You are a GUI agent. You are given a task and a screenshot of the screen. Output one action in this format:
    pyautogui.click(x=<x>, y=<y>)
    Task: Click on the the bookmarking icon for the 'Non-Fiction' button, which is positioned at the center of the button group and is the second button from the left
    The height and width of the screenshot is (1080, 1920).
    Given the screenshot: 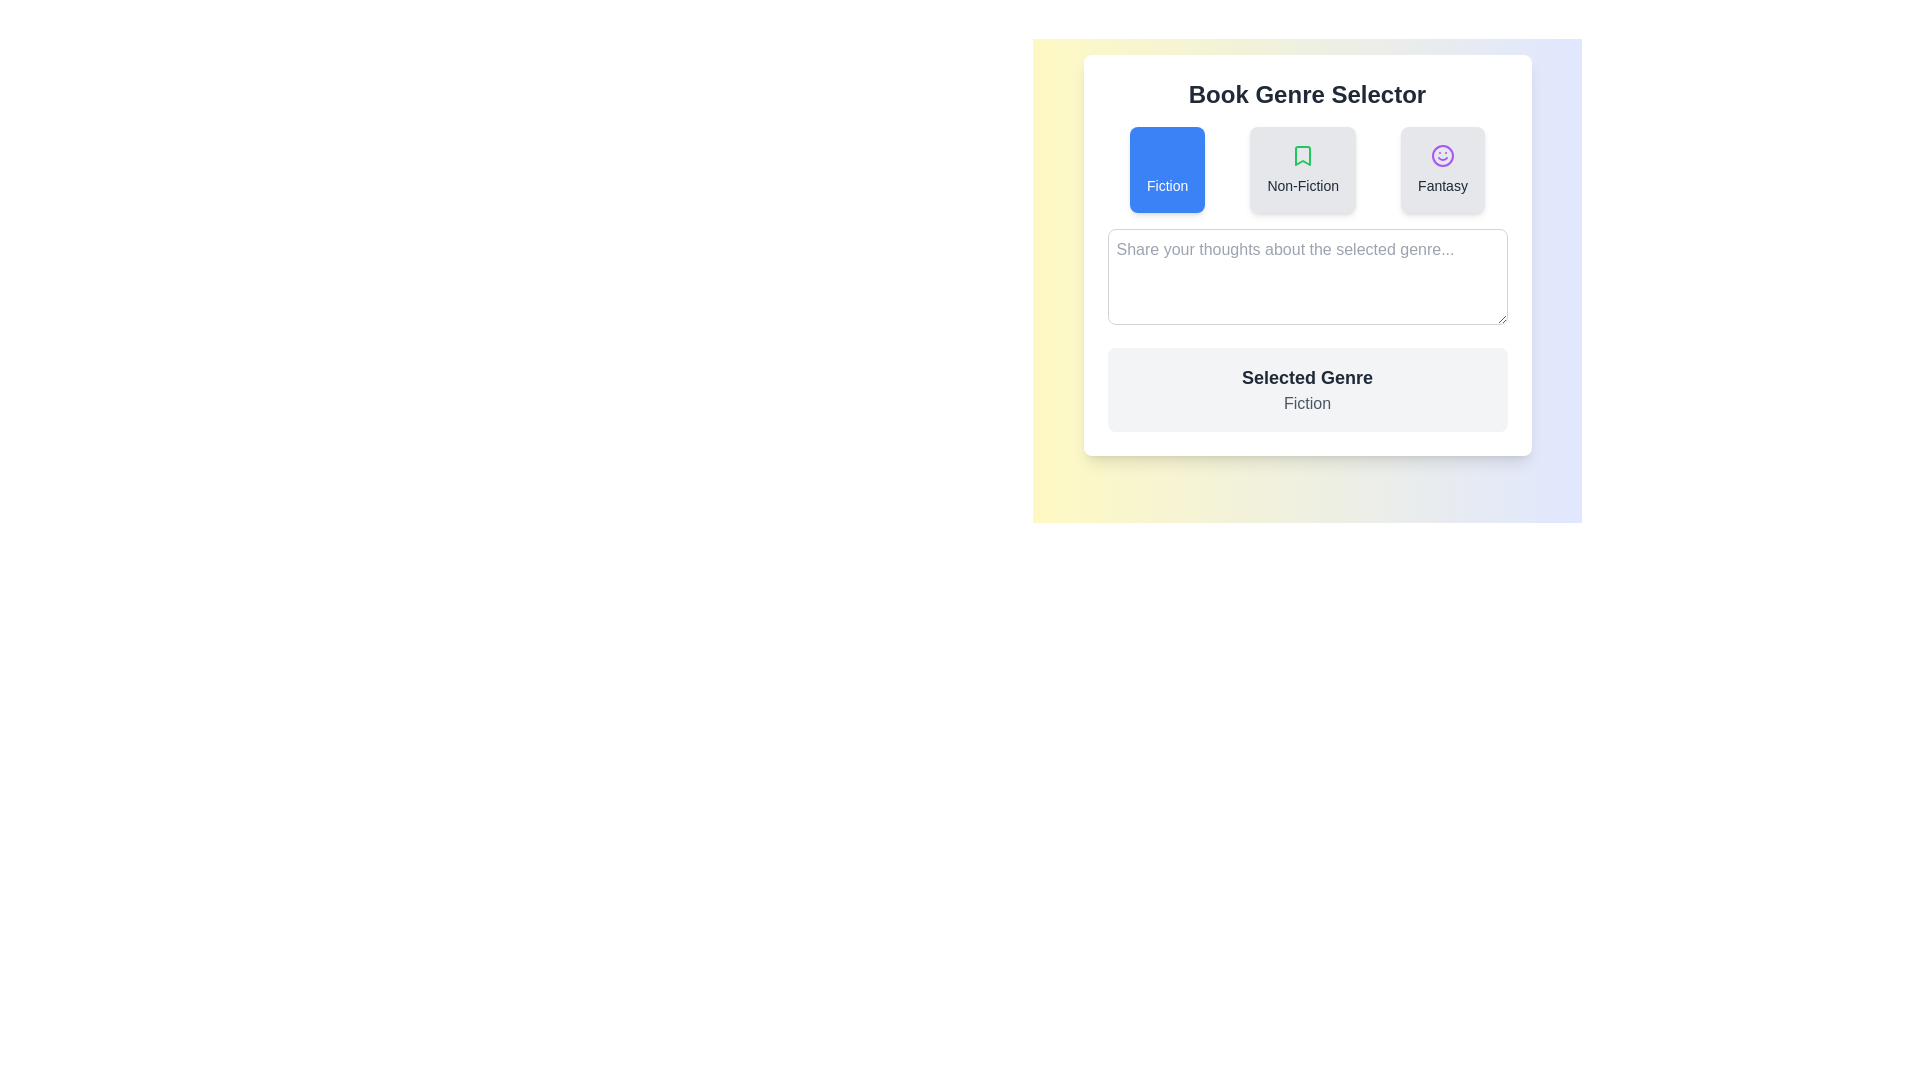 What is the action you would take?
    pyautogui.click(x=1303, y=154)
    